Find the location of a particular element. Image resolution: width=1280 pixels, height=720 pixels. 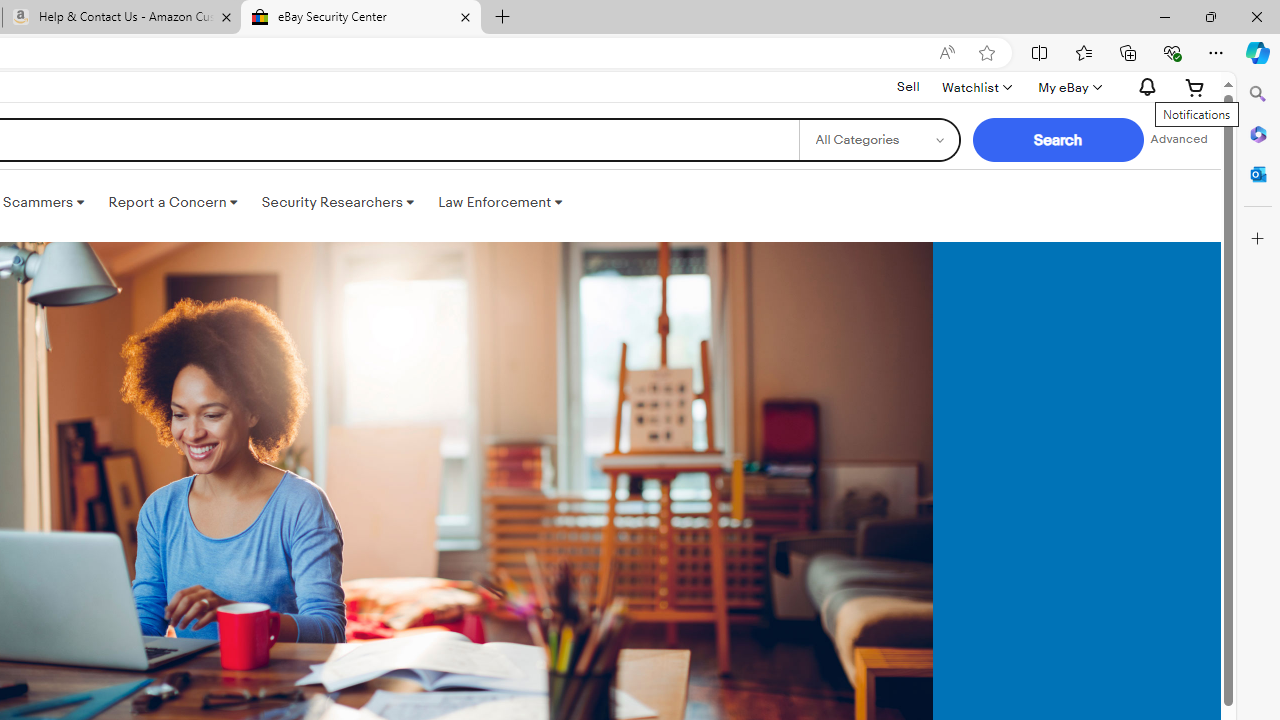

'Sell' is located at coordinates (907, 86).